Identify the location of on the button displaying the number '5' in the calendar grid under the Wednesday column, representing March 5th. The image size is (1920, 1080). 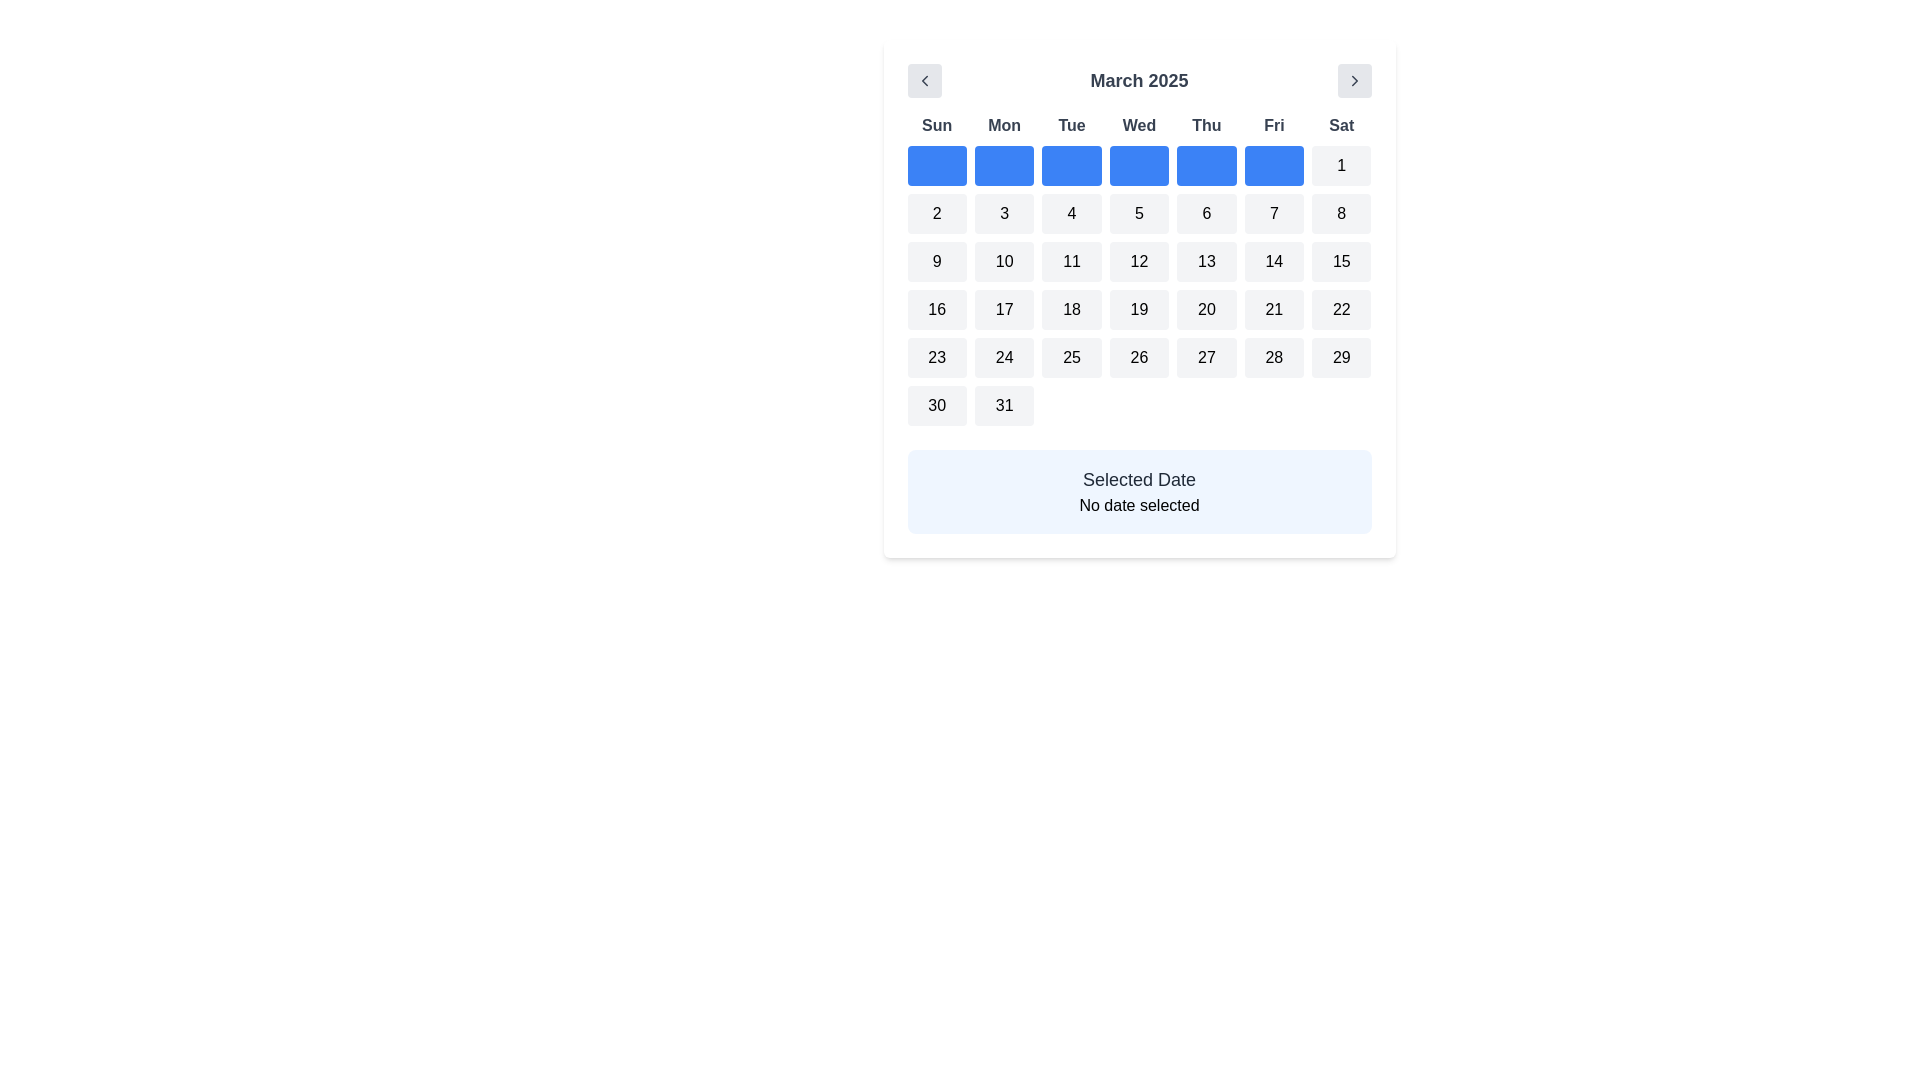
(1139, 213).